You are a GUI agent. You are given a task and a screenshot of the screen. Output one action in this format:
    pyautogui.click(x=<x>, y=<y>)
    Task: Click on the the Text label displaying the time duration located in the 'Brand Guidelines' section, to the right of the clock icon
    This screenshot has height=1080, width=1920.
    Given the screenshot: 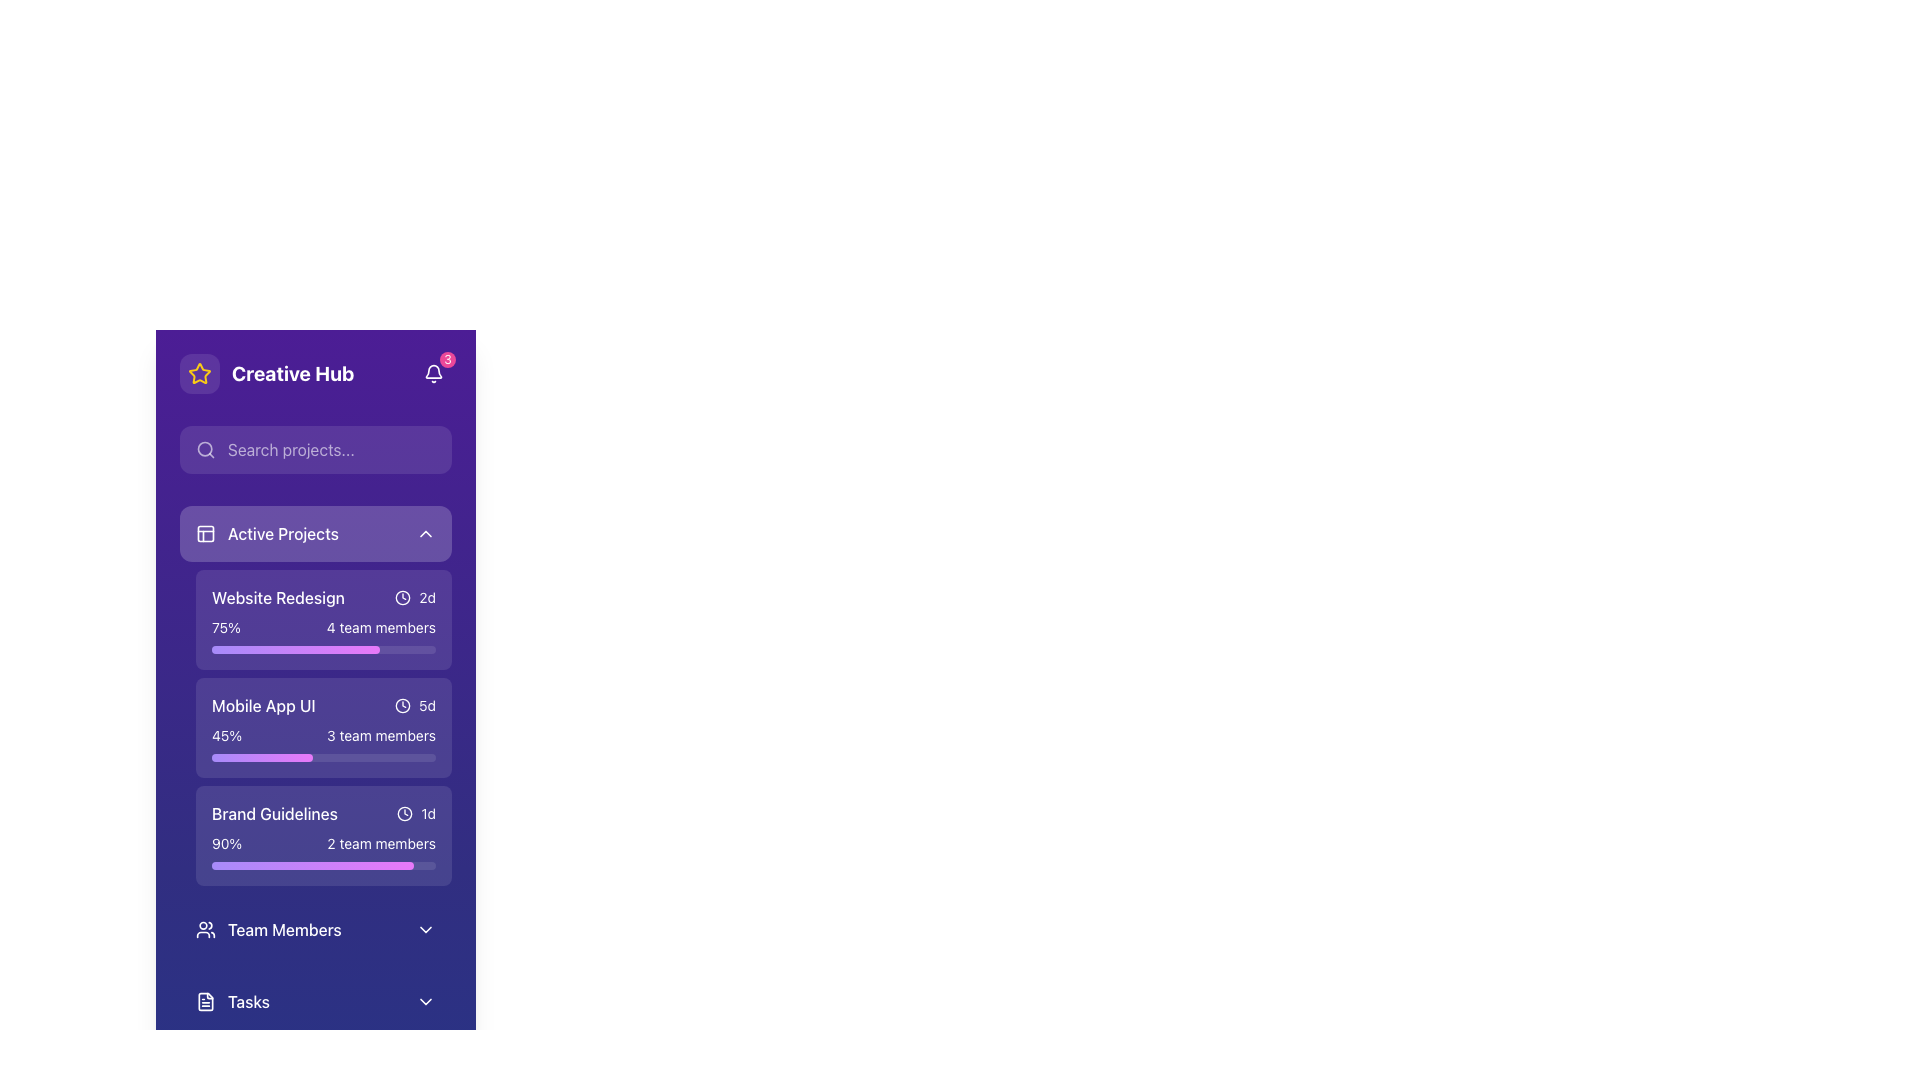 What is the action you would take?
    pyautogui.click(x=427, y=813)
    